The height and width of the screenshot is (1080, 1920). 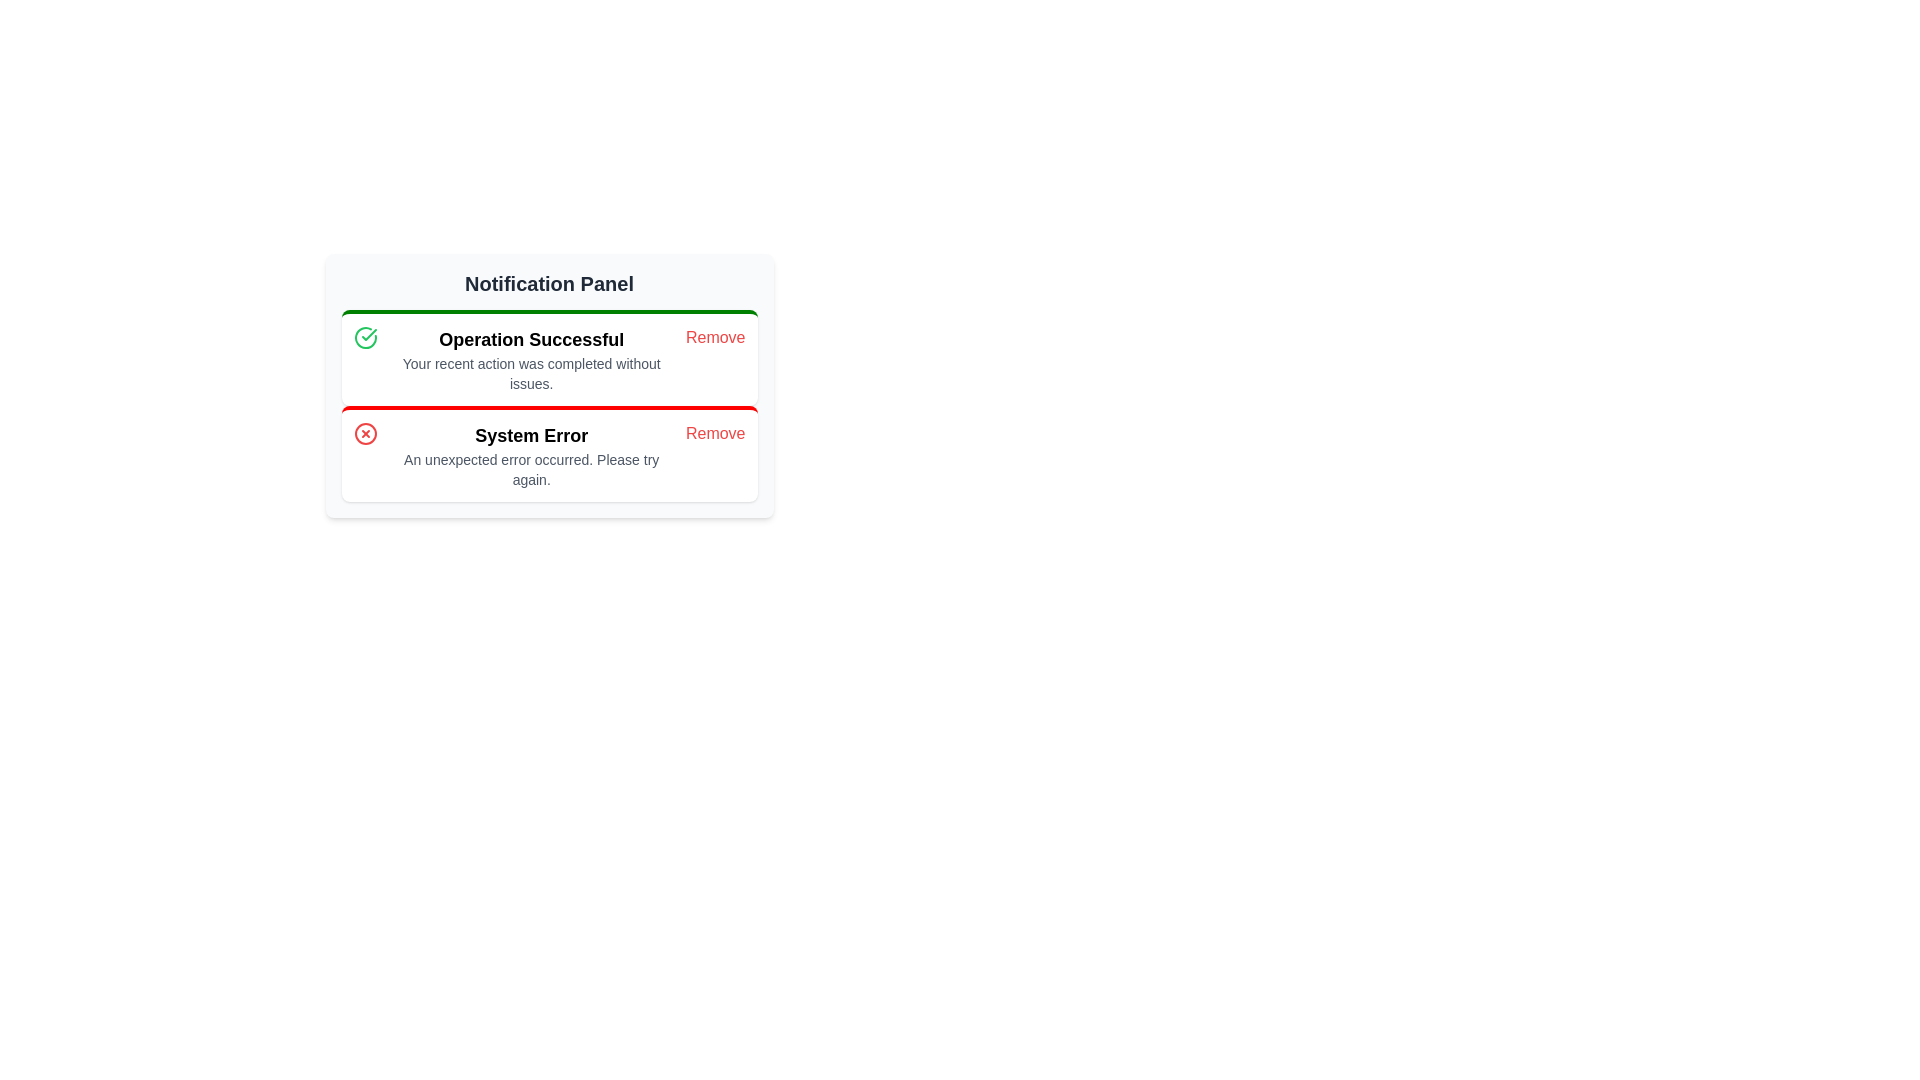 I want to click on the text element that provides additional information related to the success of the user operation, located directly below the 'Operation Successful' title within the notification card in the top-right area of the interface, so click(x=531, y=374).